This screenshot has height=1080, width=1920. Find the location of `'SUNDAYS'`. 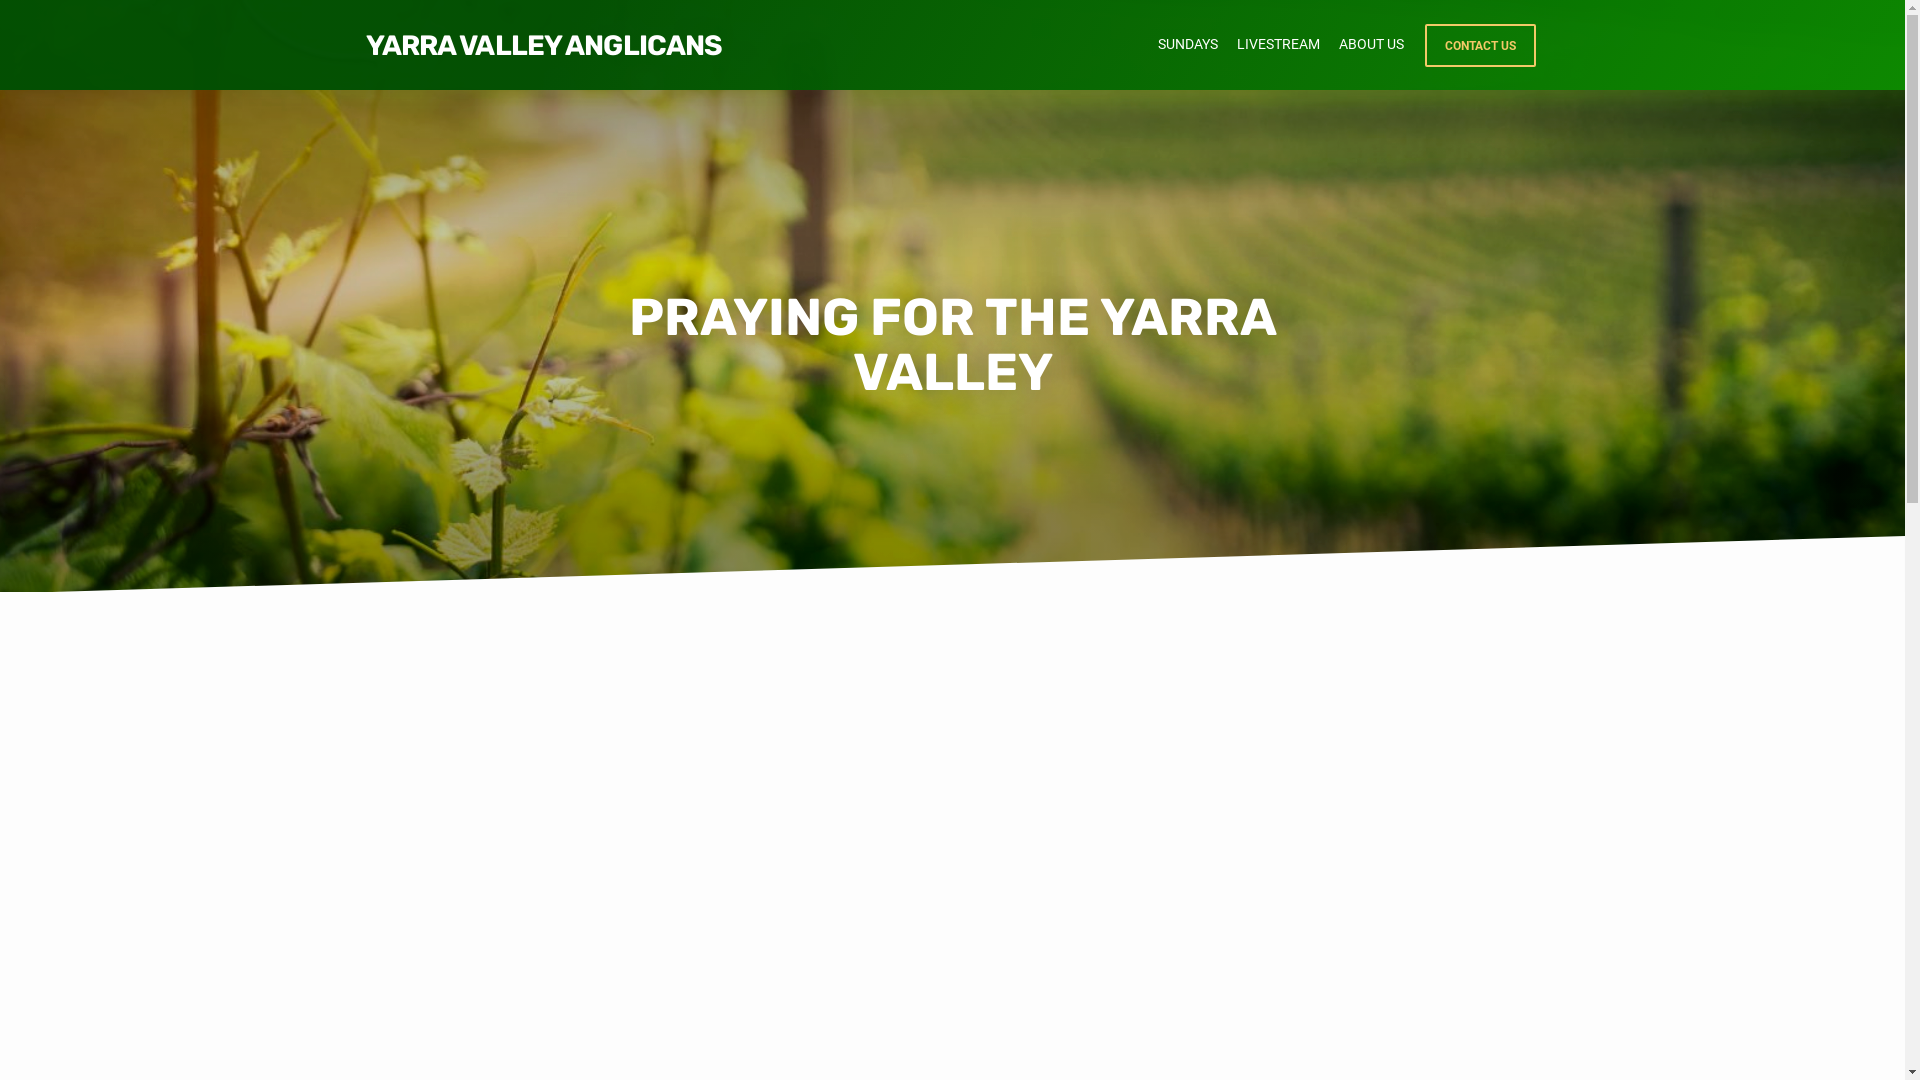

'SUNDAYS' is located at coordinates (1157, 55).